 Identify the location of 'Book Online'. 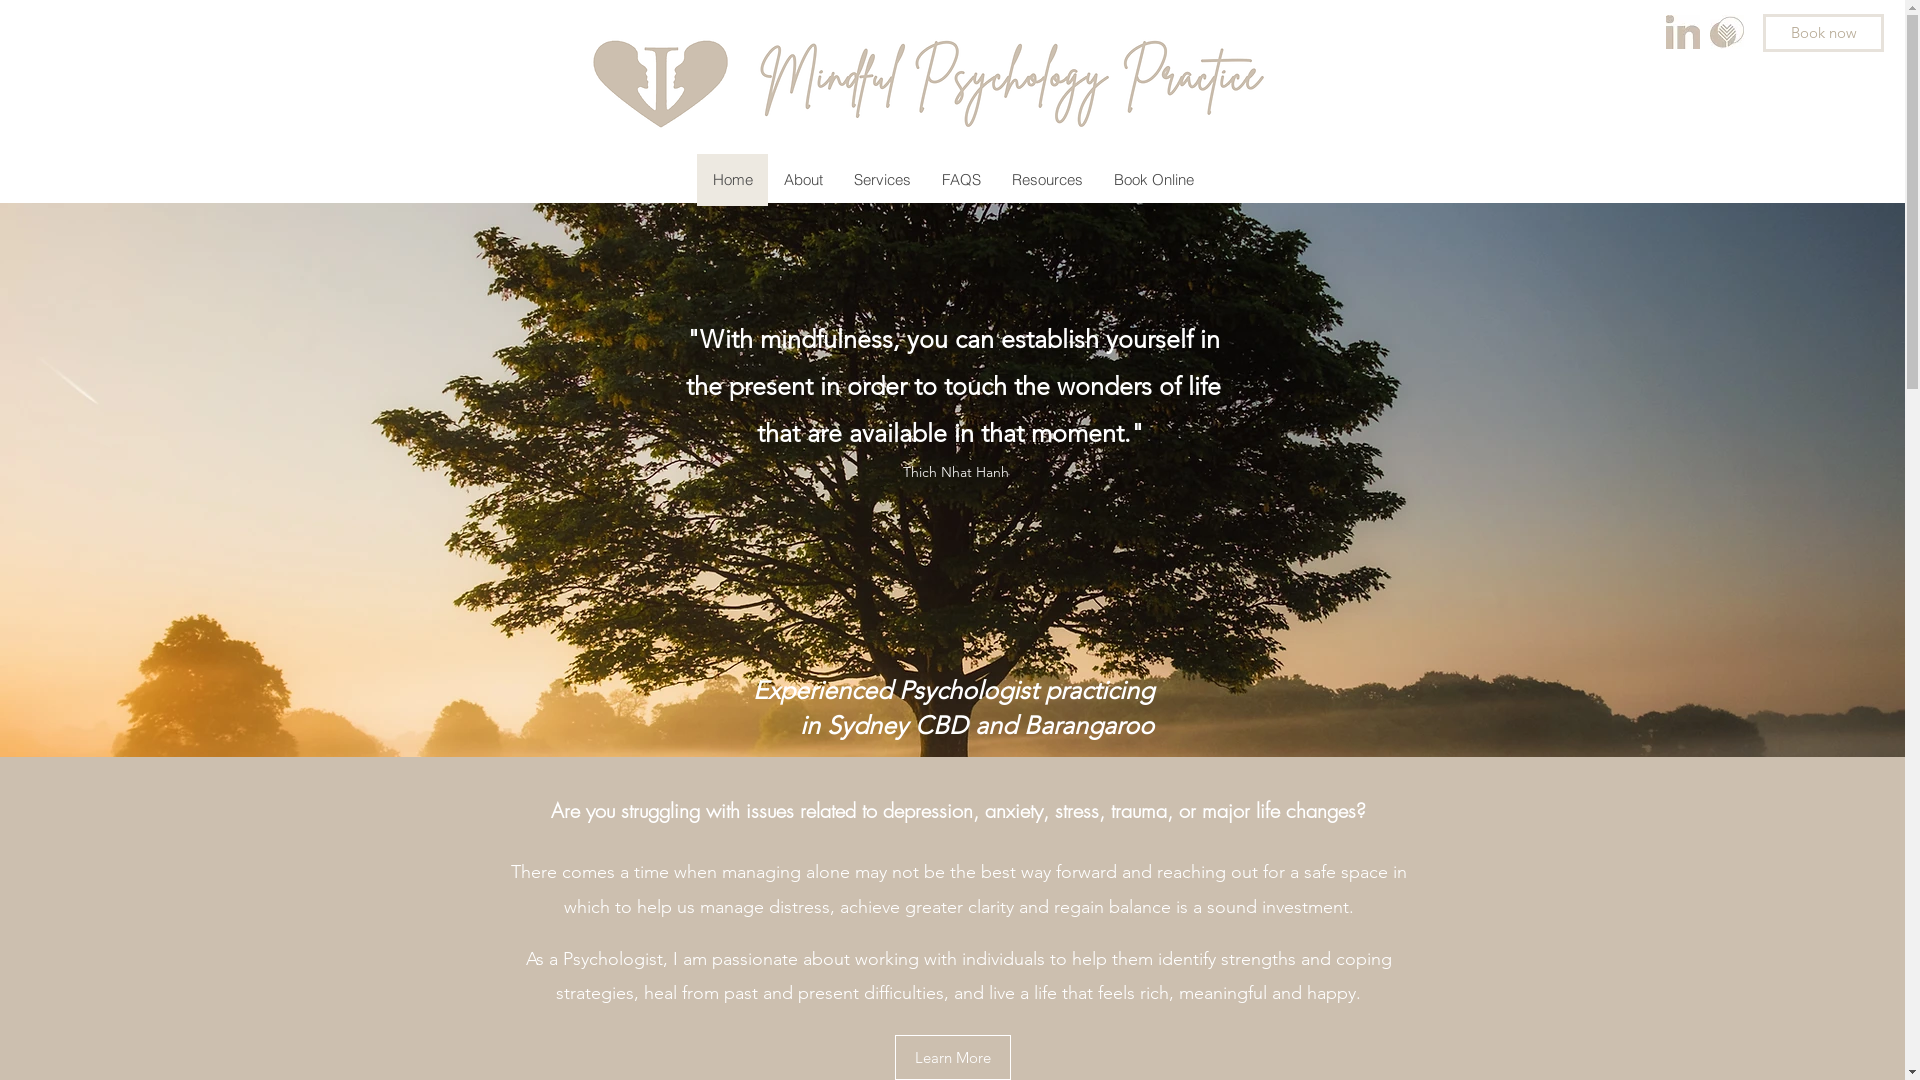
(1153, 180).